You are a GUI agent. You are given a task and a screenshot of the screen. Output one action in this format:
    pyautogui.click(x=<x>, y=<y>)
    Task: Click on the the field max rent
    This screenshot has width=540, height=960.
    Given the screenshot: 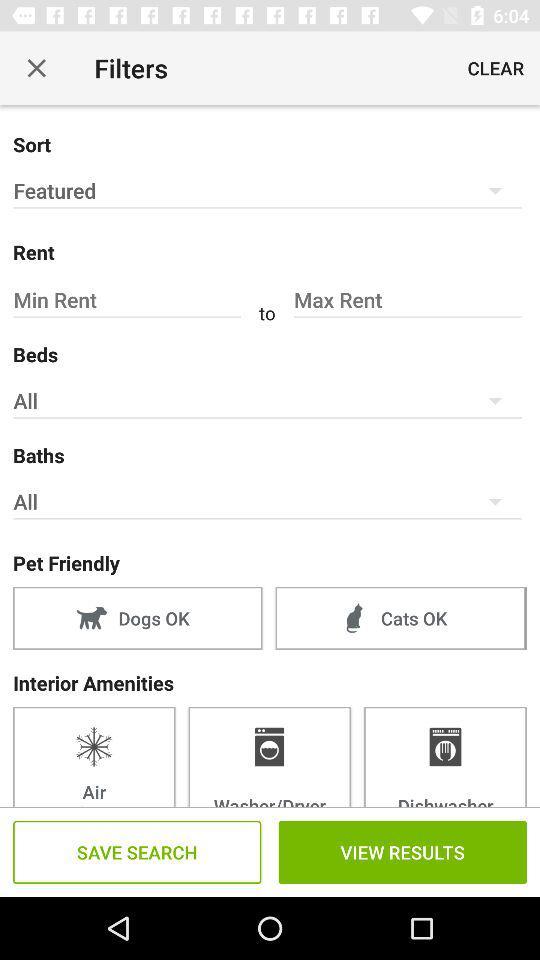 What is the action you would take?
    pyautogui.click(x=407, y=299)
    